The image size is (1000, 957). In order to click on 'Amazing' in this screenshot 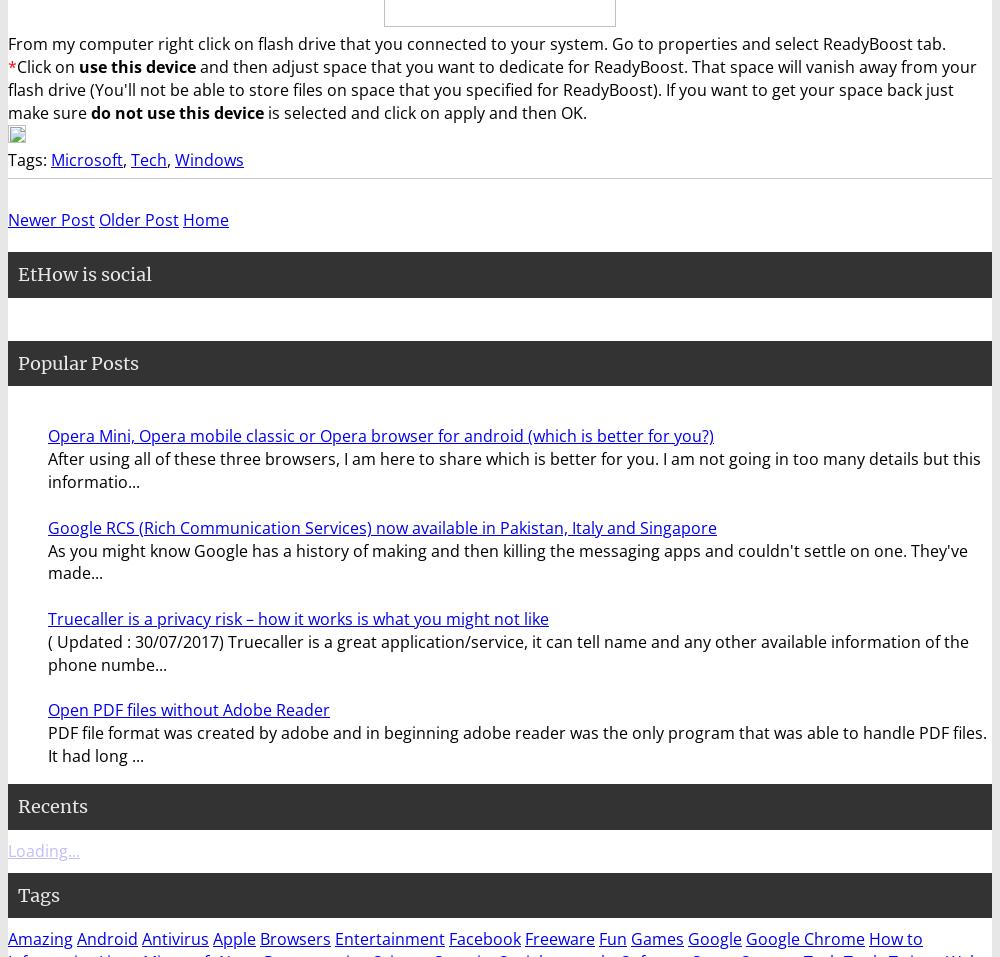, I will do `click(40, 939)`.